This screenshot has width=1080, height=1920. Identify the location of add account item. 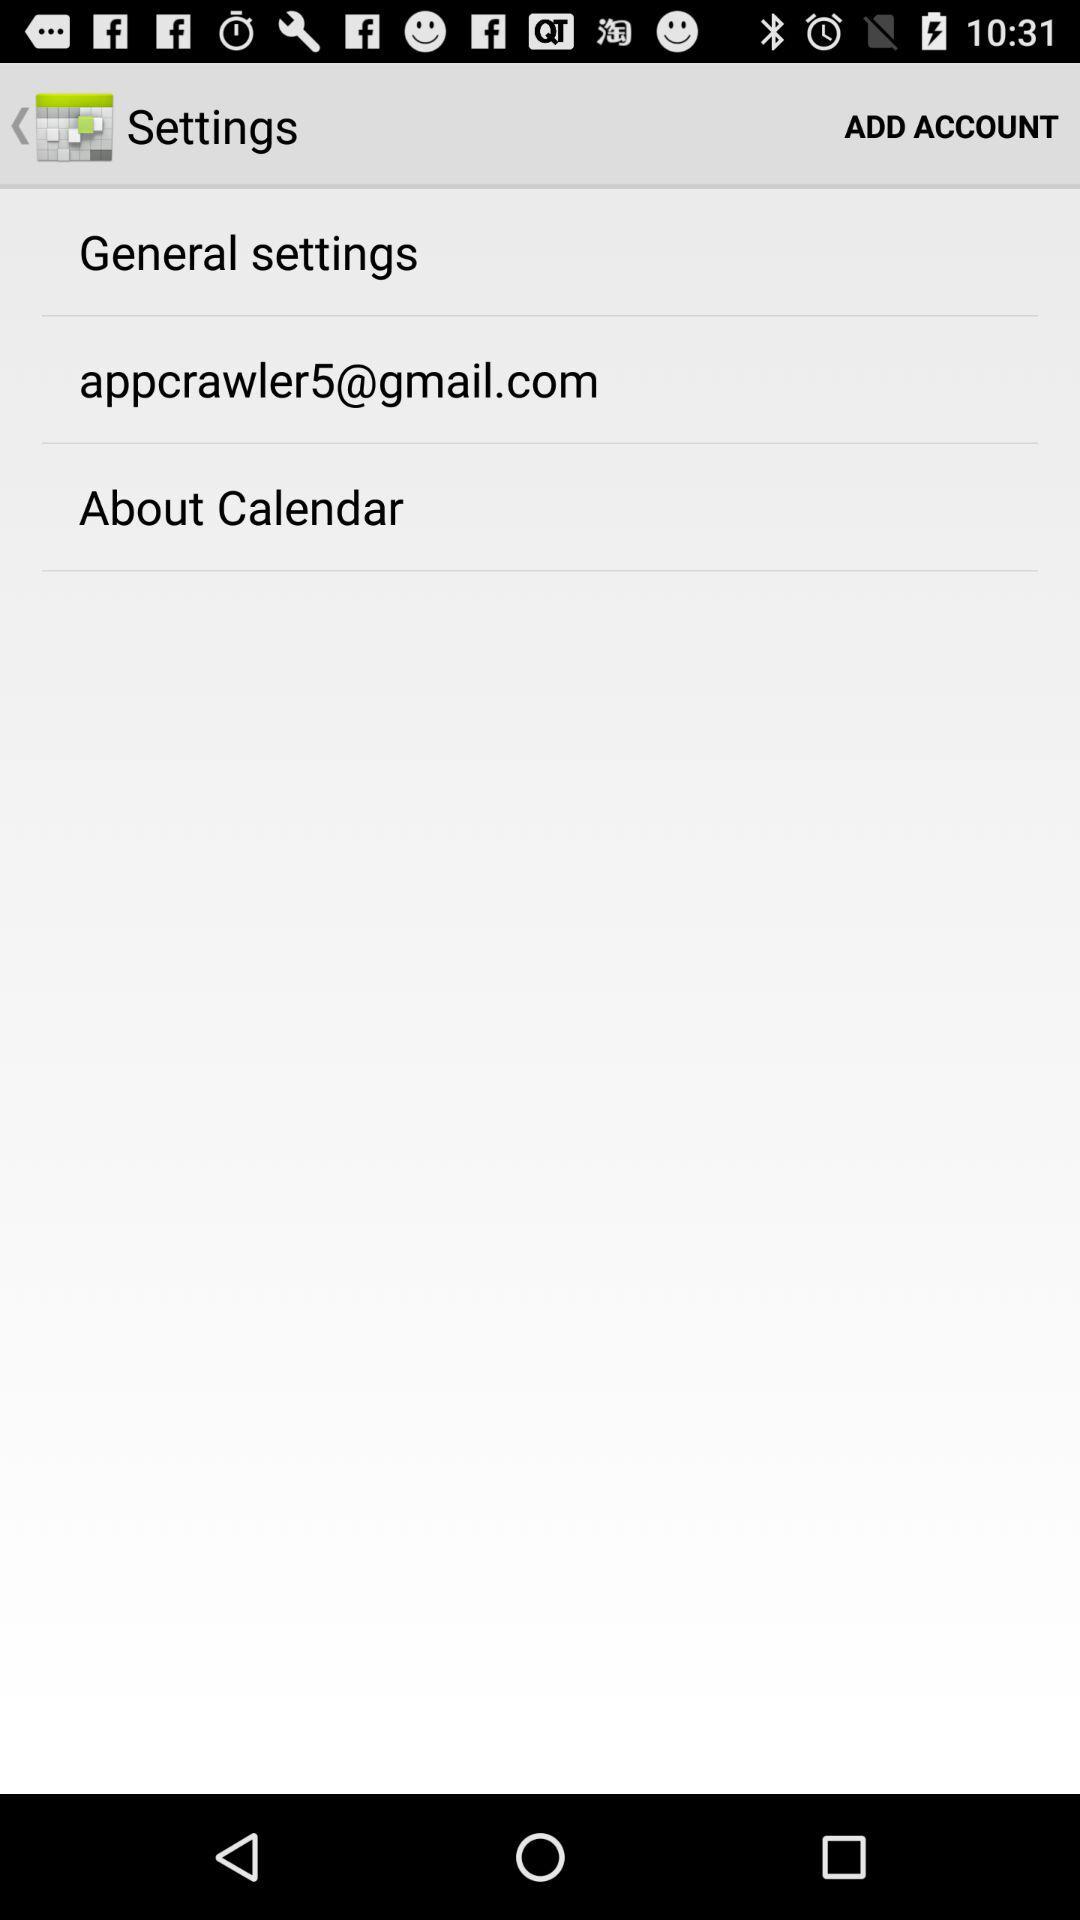
(950, 124).